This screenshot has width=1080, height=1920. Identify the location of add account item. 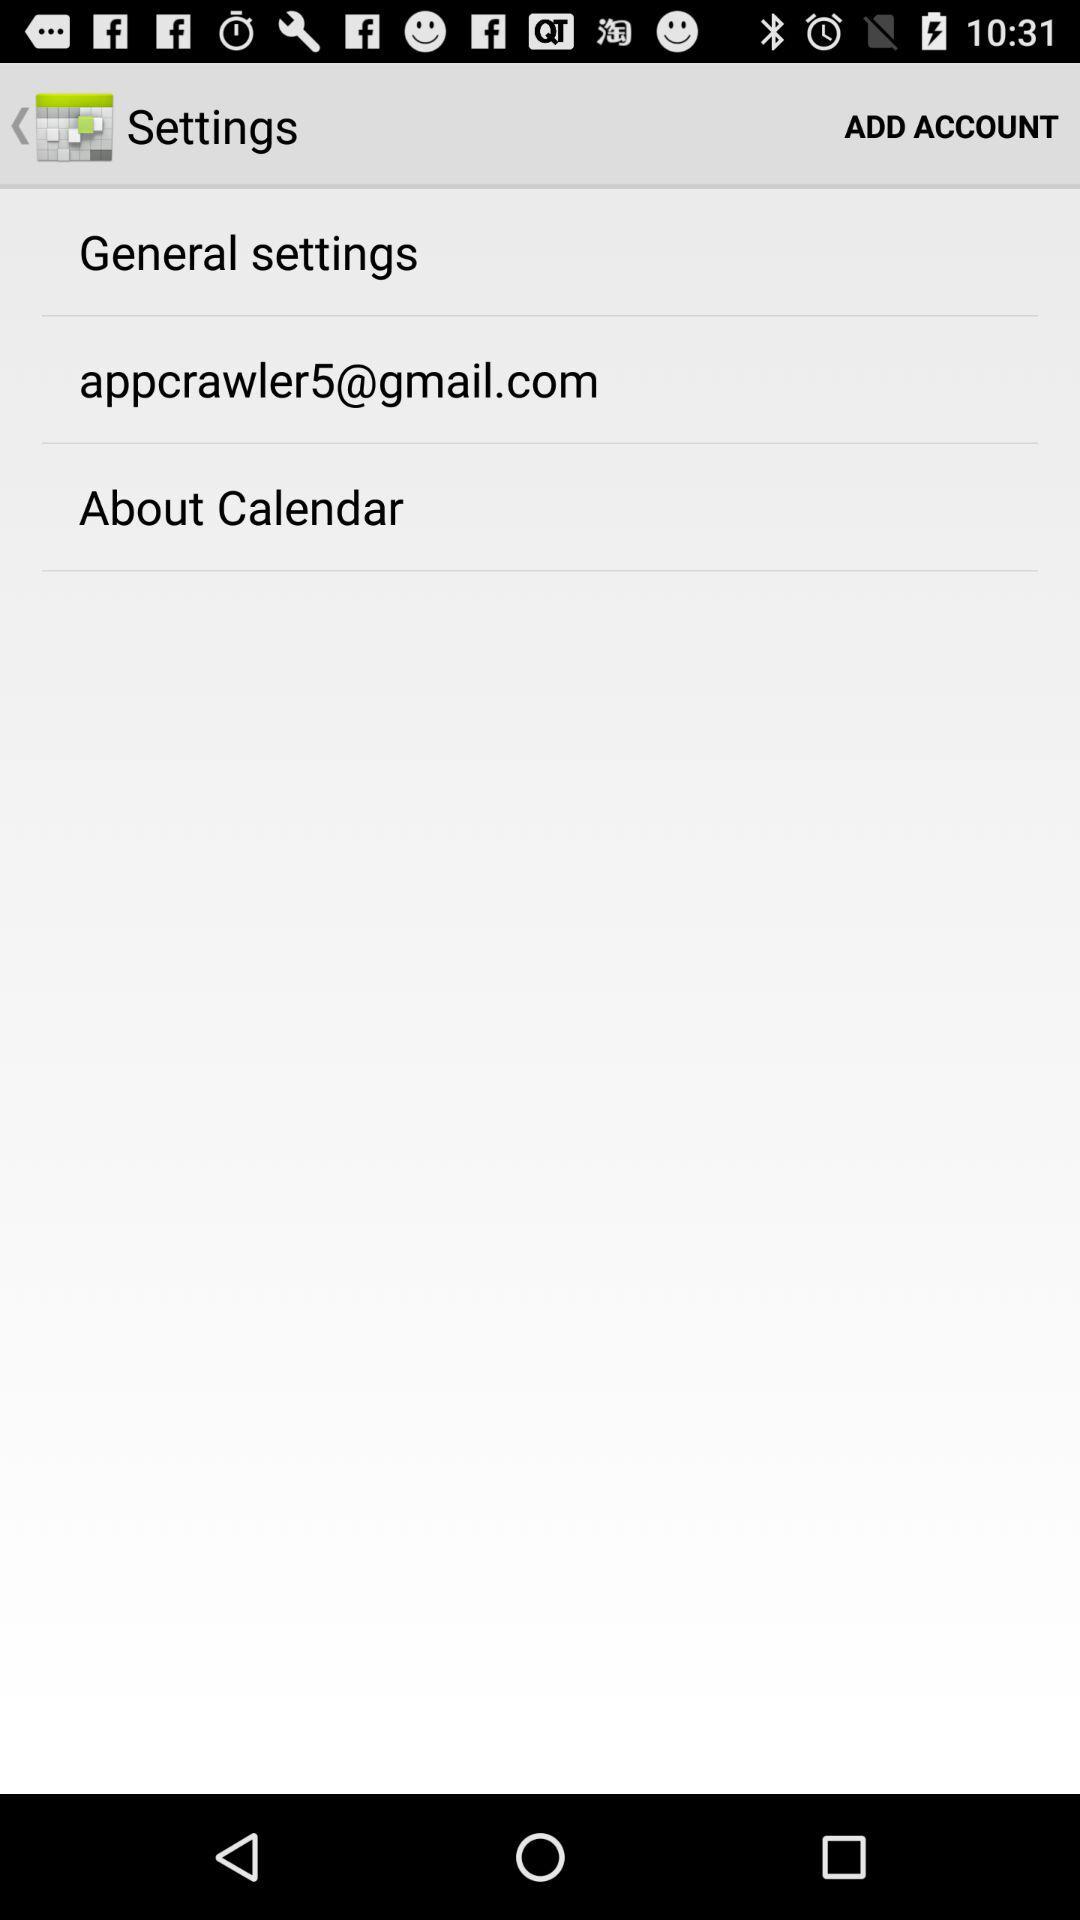
(950, 124).